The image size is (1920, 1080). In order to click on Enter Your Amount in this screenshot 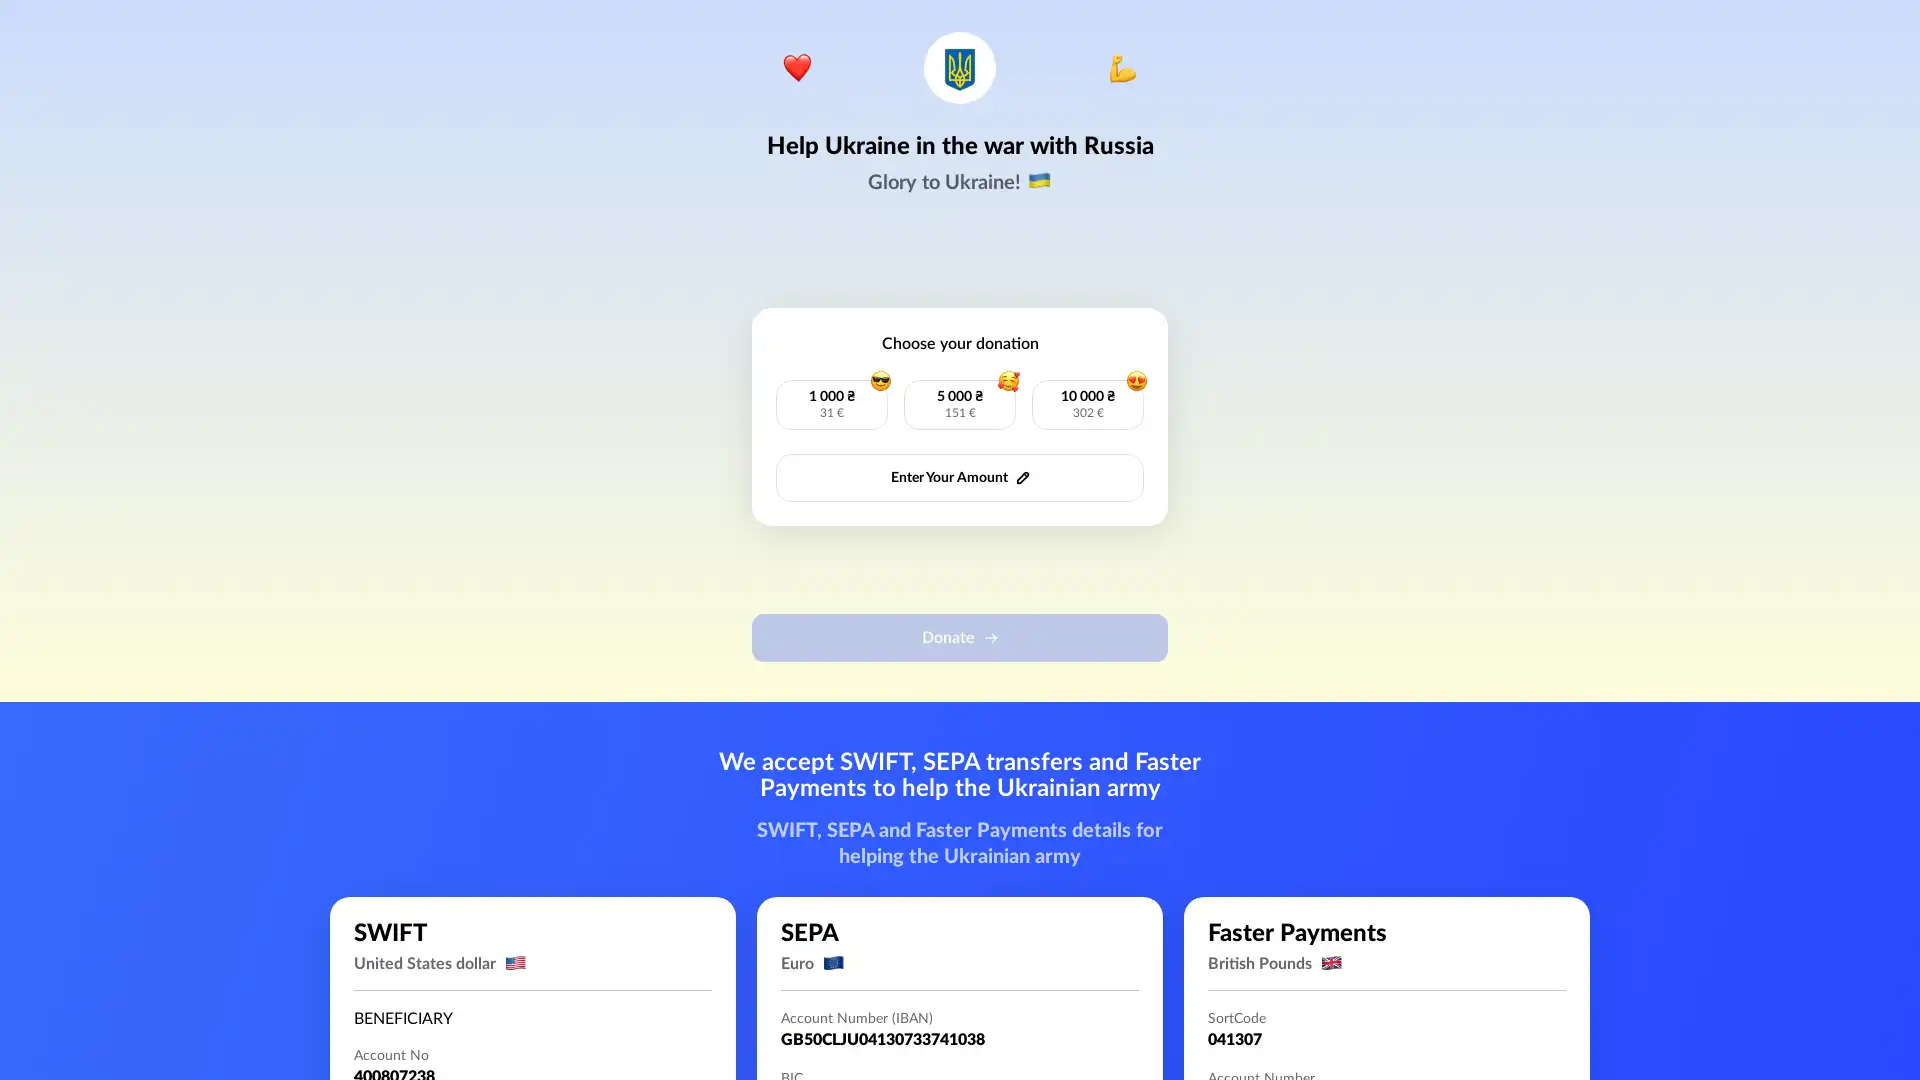, I will do `click(960, 478)`.